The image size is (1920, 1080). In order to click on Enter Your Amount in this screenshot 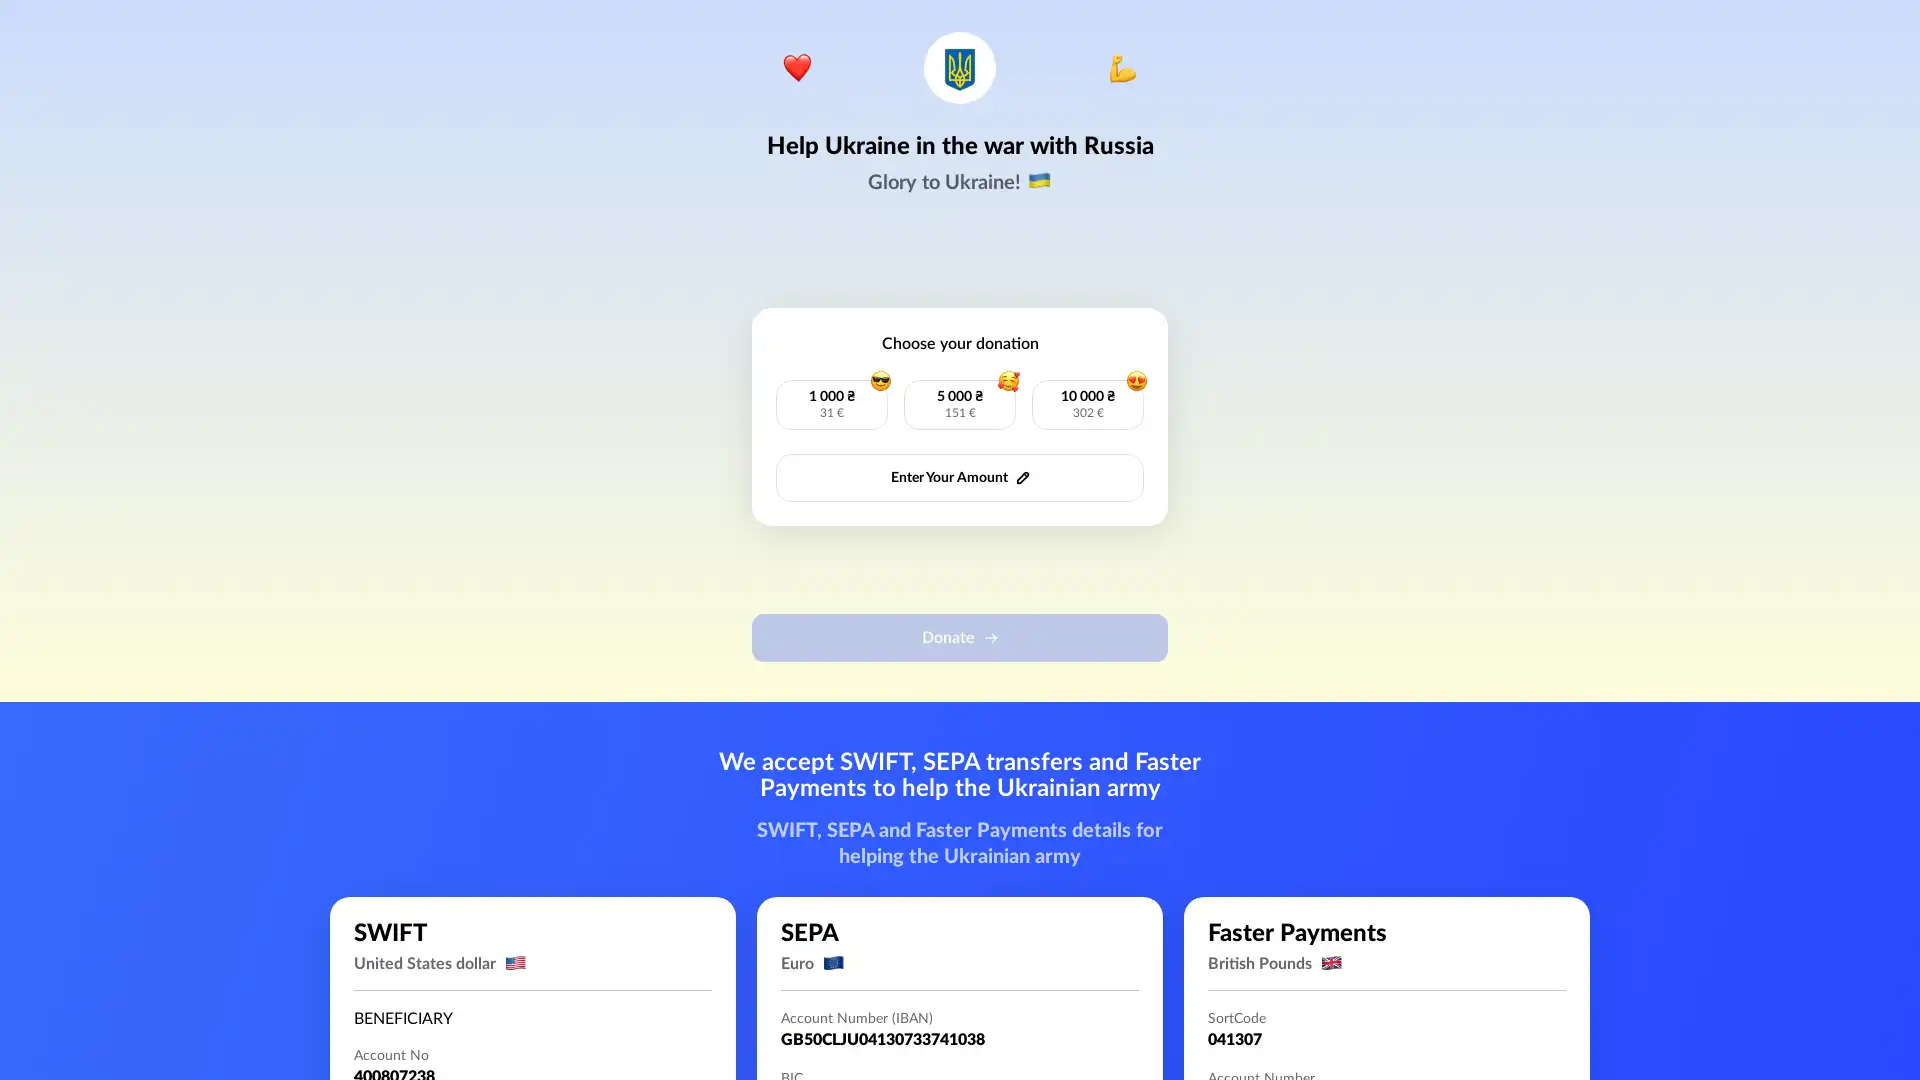, I will do `click(960, 478)`.